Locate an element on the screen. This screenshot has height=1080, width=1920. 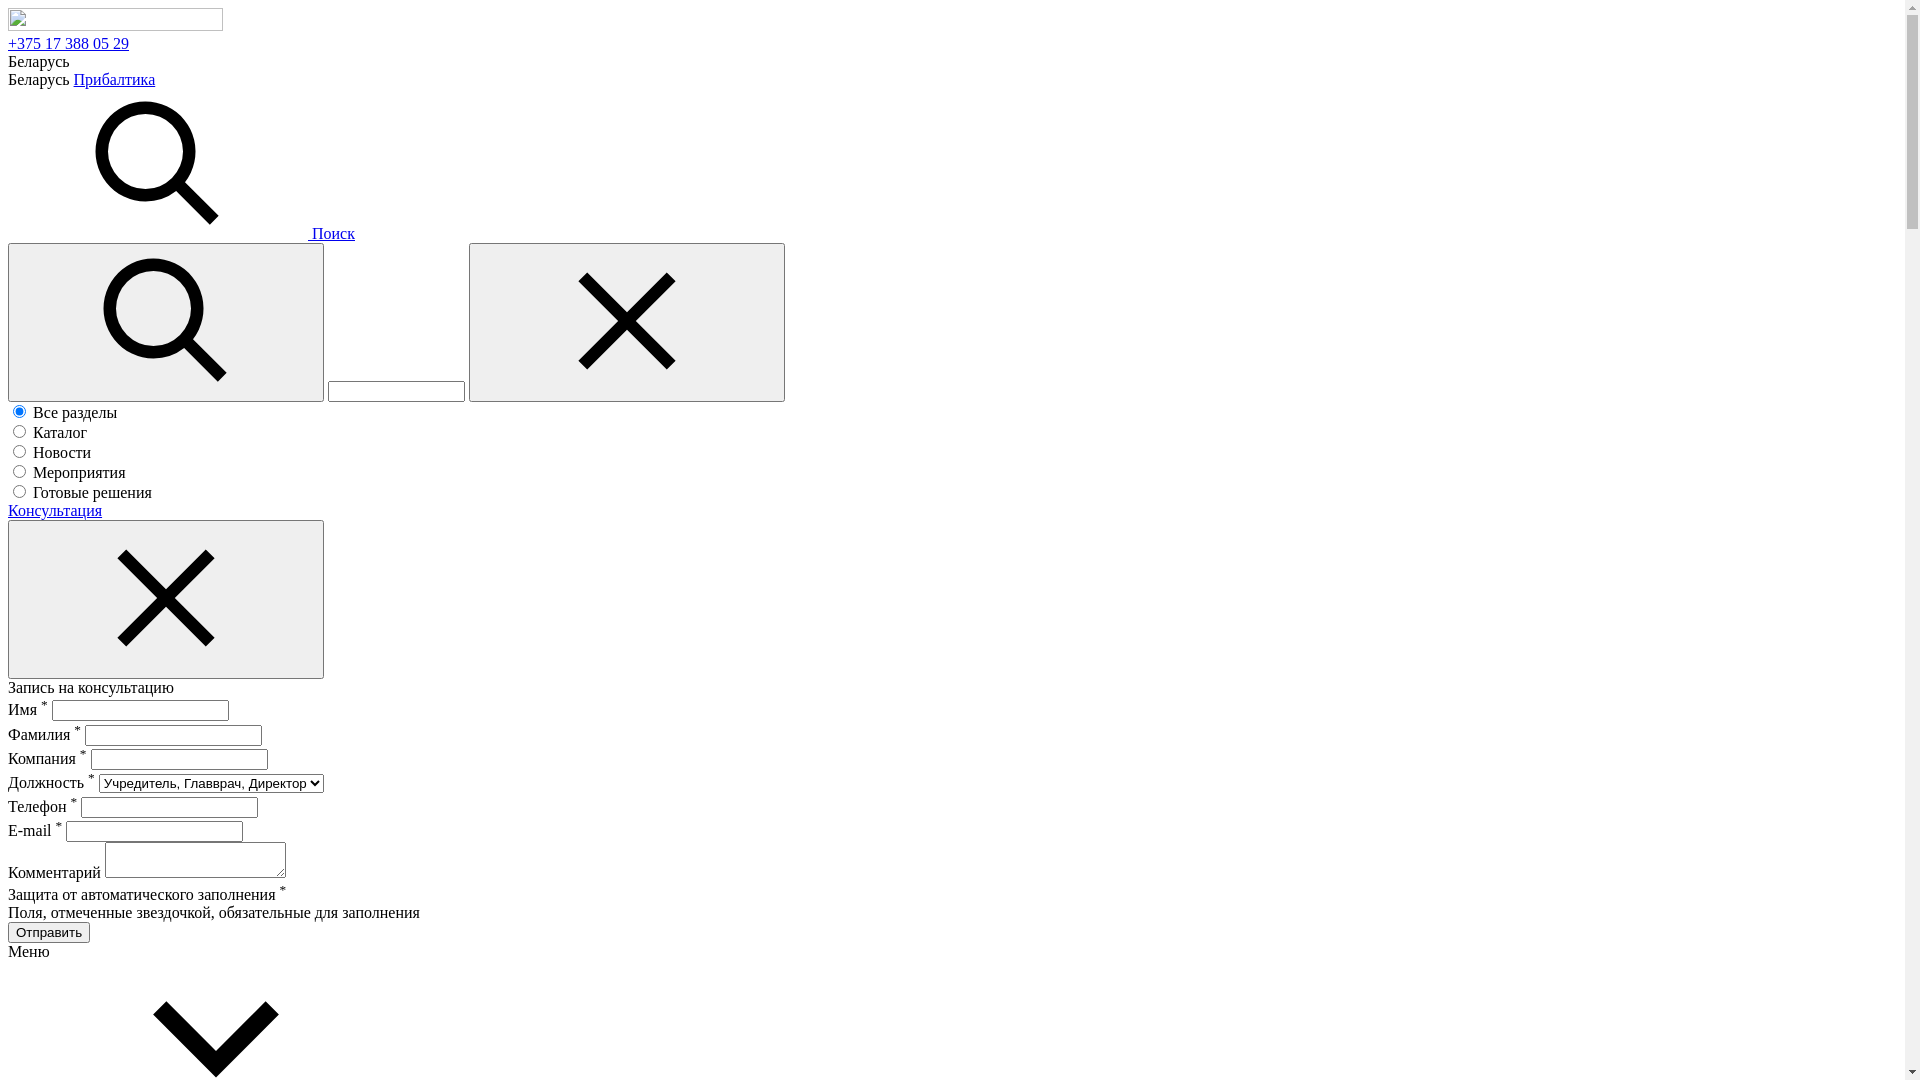
'+375 17 388 05 29' is located at coordinates (68, 43).